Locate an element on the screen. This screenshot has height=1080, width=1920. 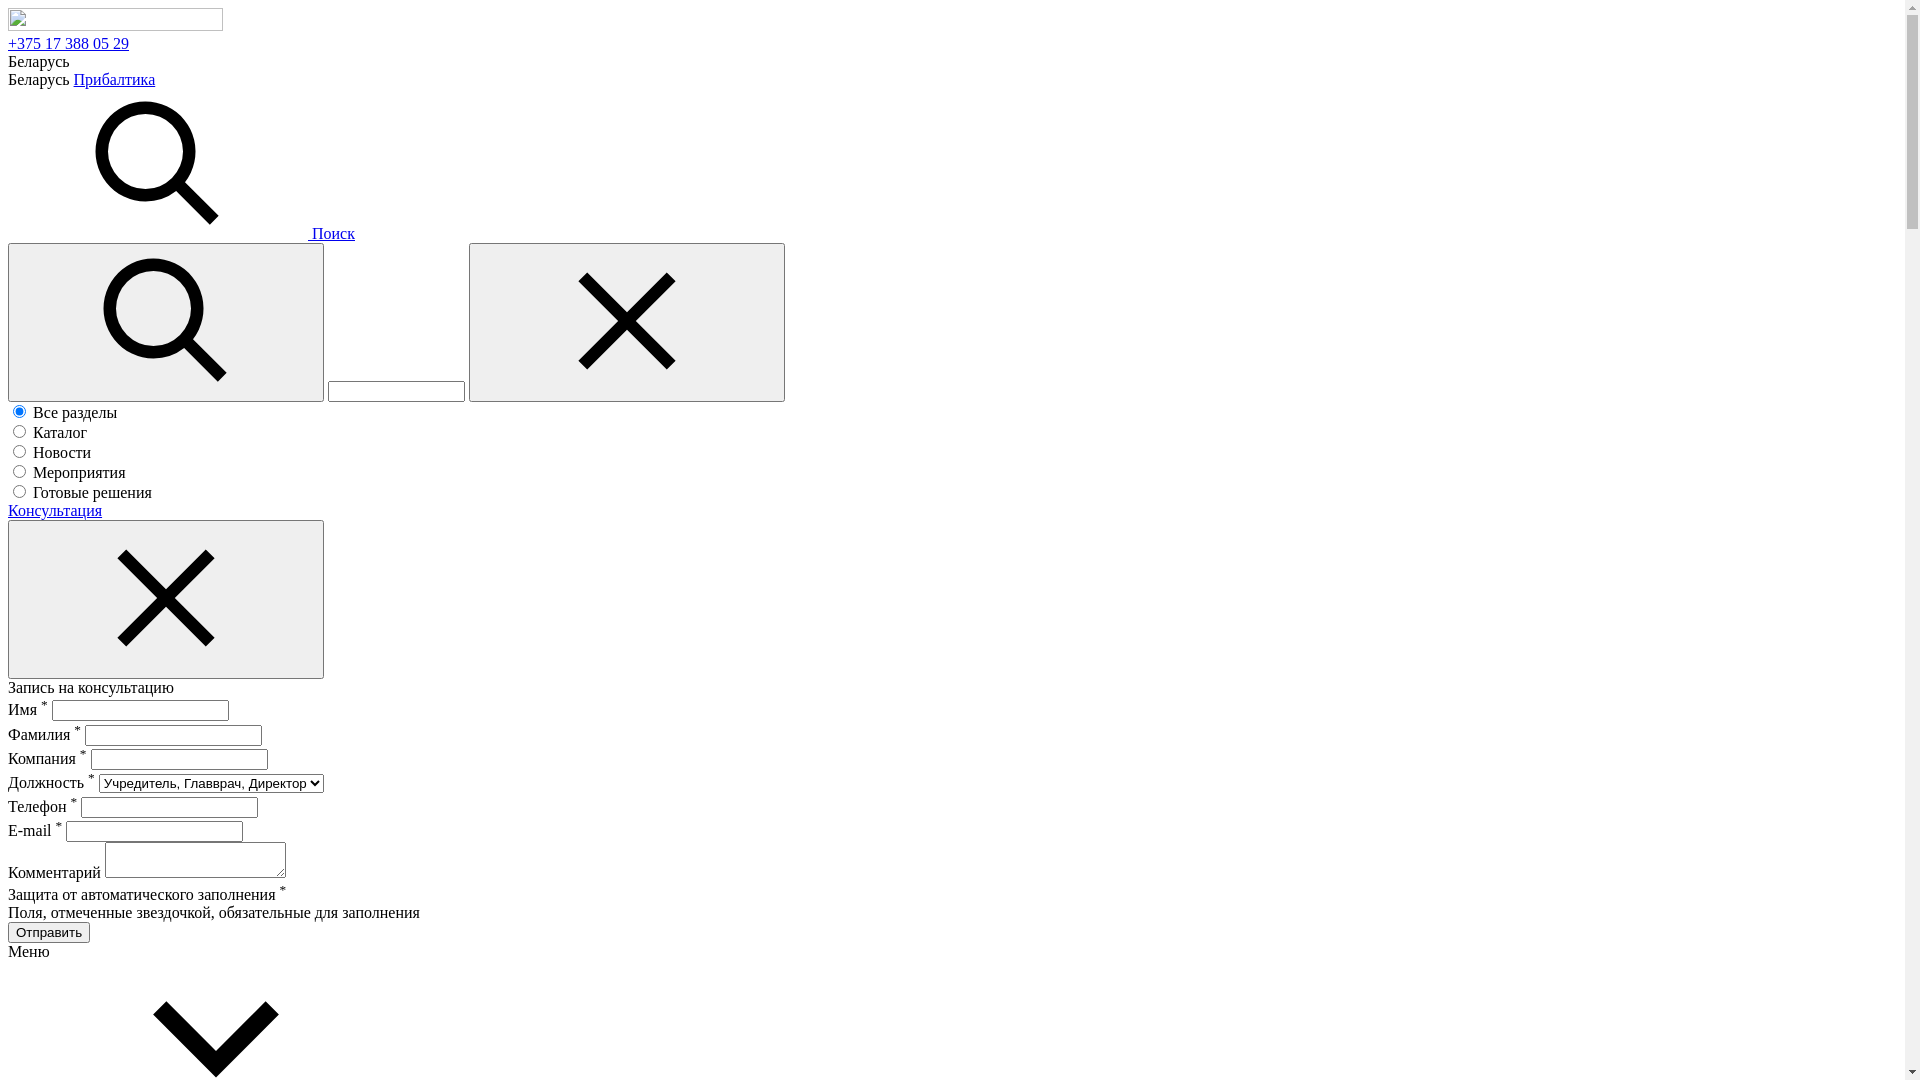
'+375 17 388 05 29' is located at coordinates (68, 43).